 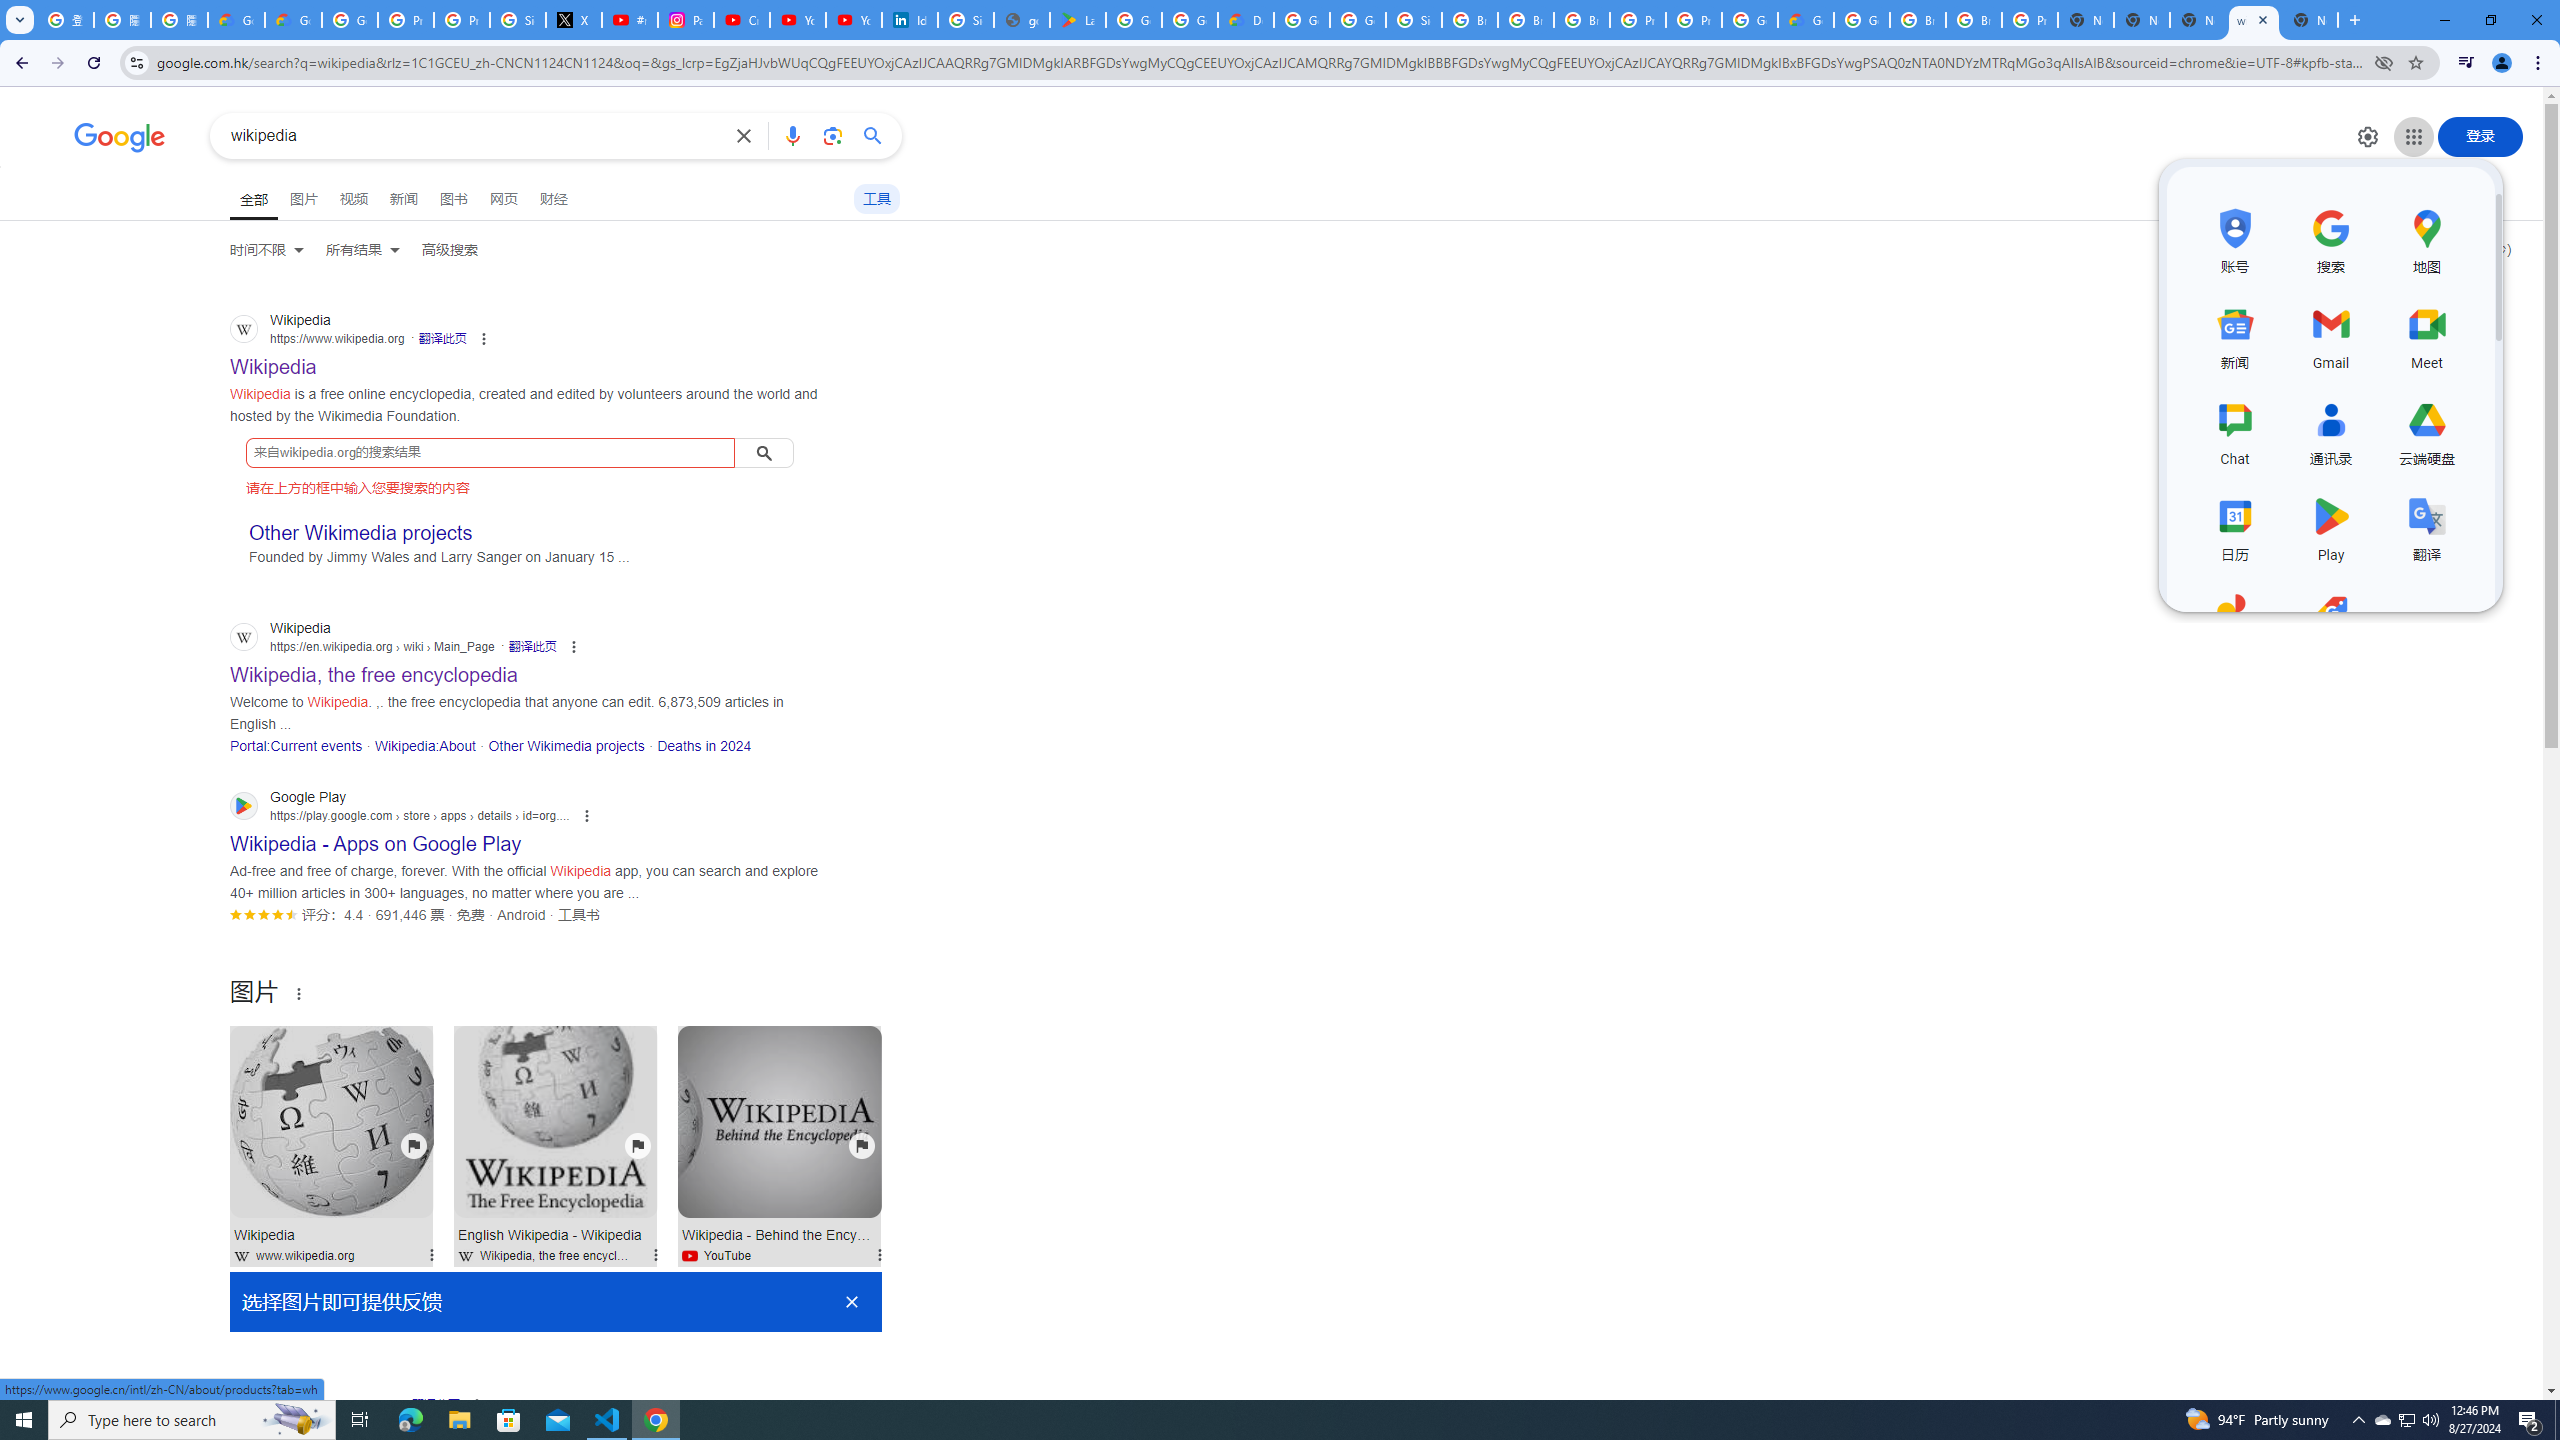 What do you see at coordinates (119, 137) in the screenshot?
I see `'Google'` at bounding box center [119, 137].